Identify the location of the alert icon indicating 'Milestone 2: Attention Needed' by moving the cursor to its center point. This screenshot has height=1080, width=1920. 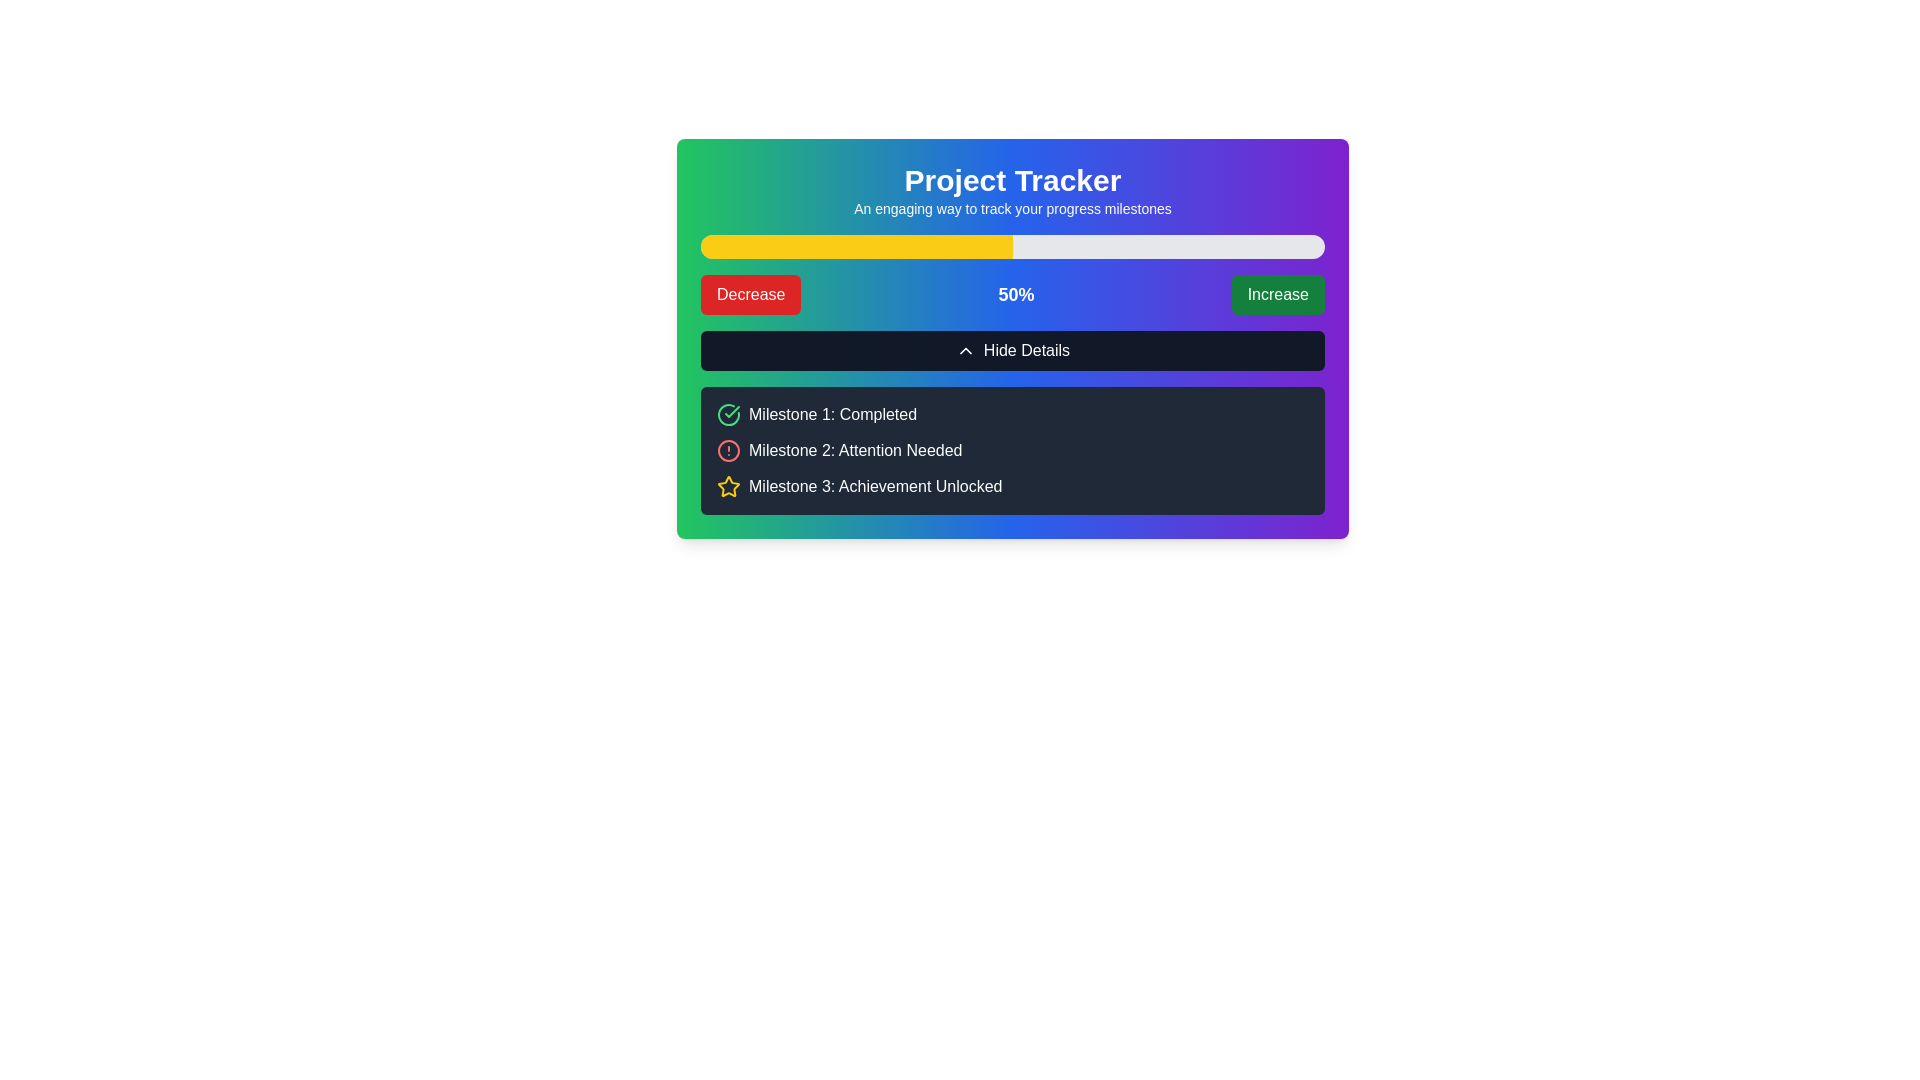
(728, 451).